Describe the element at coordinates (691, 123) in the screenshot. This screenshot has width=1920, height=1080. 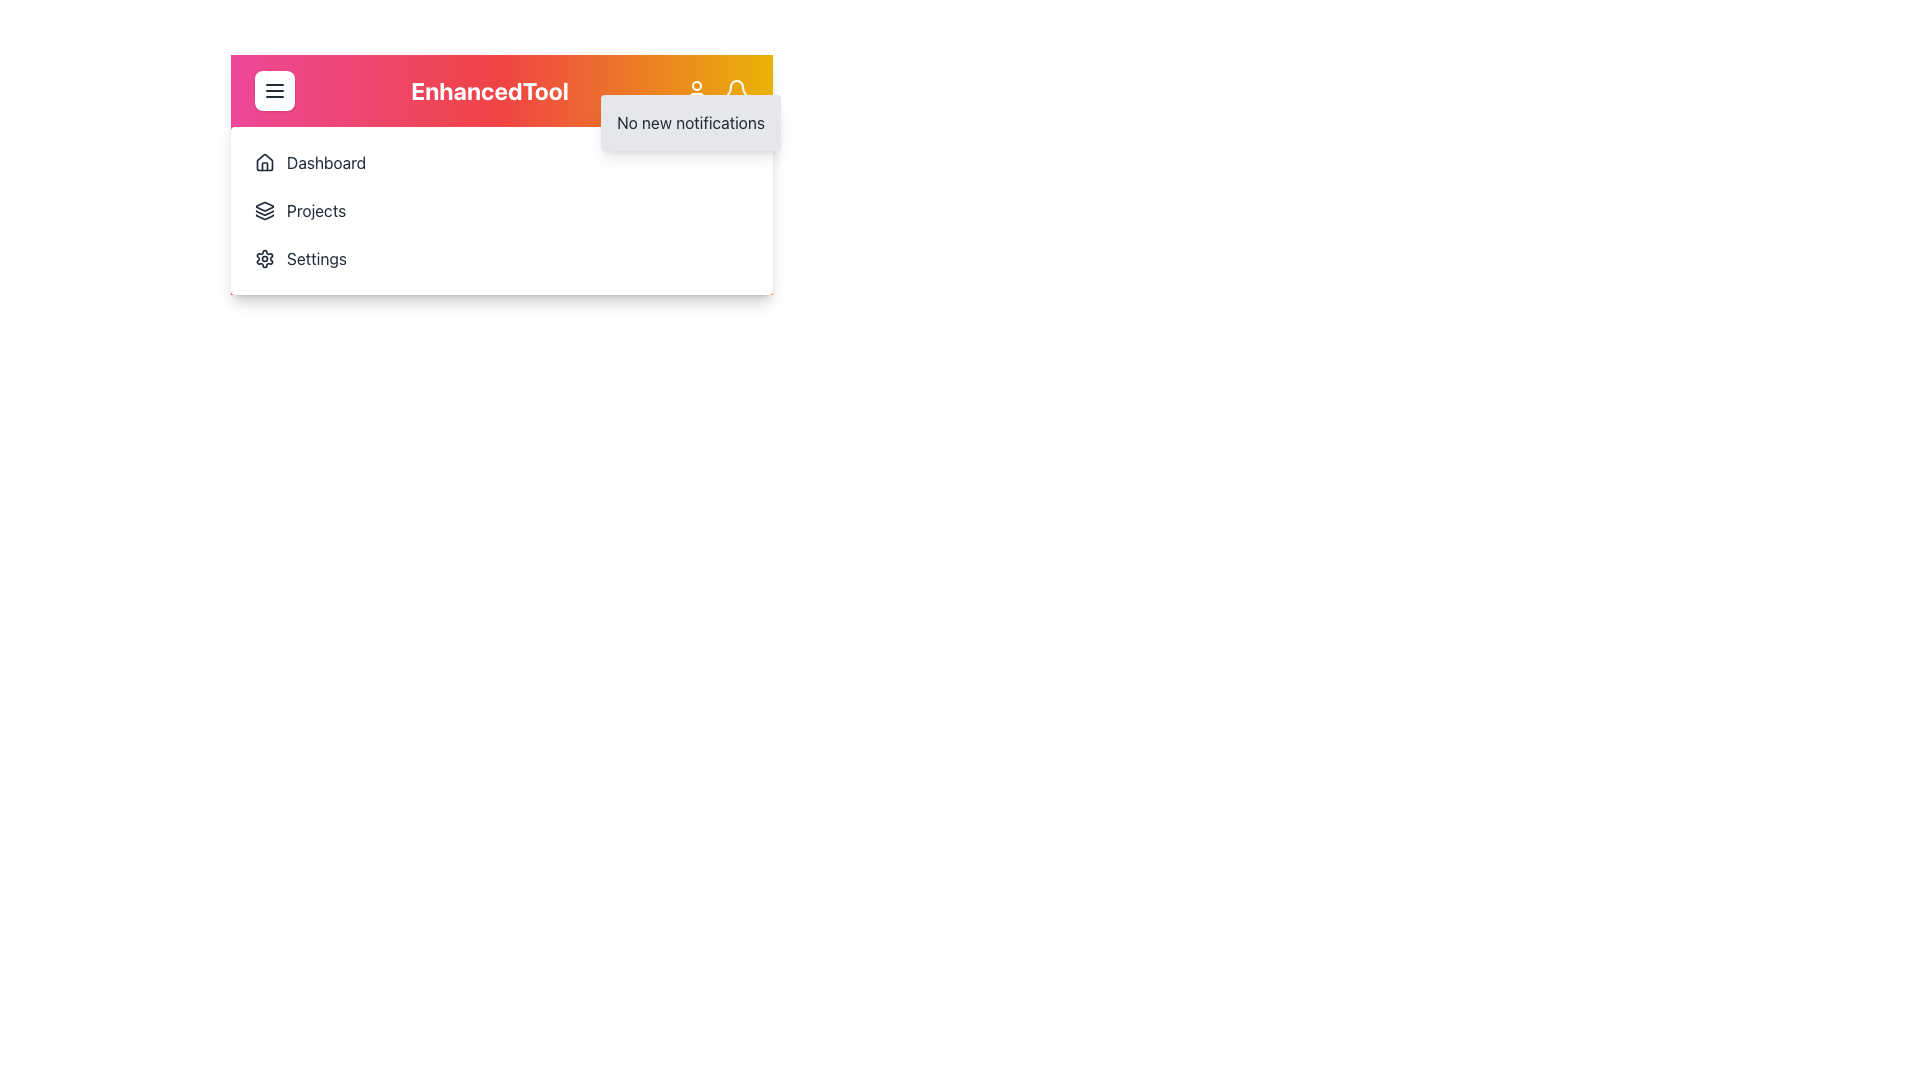
I see `the non-interactive text label that indicates the absence of new notifications, located in the notifications dropdown at the top-right corner of the interface` at that location.